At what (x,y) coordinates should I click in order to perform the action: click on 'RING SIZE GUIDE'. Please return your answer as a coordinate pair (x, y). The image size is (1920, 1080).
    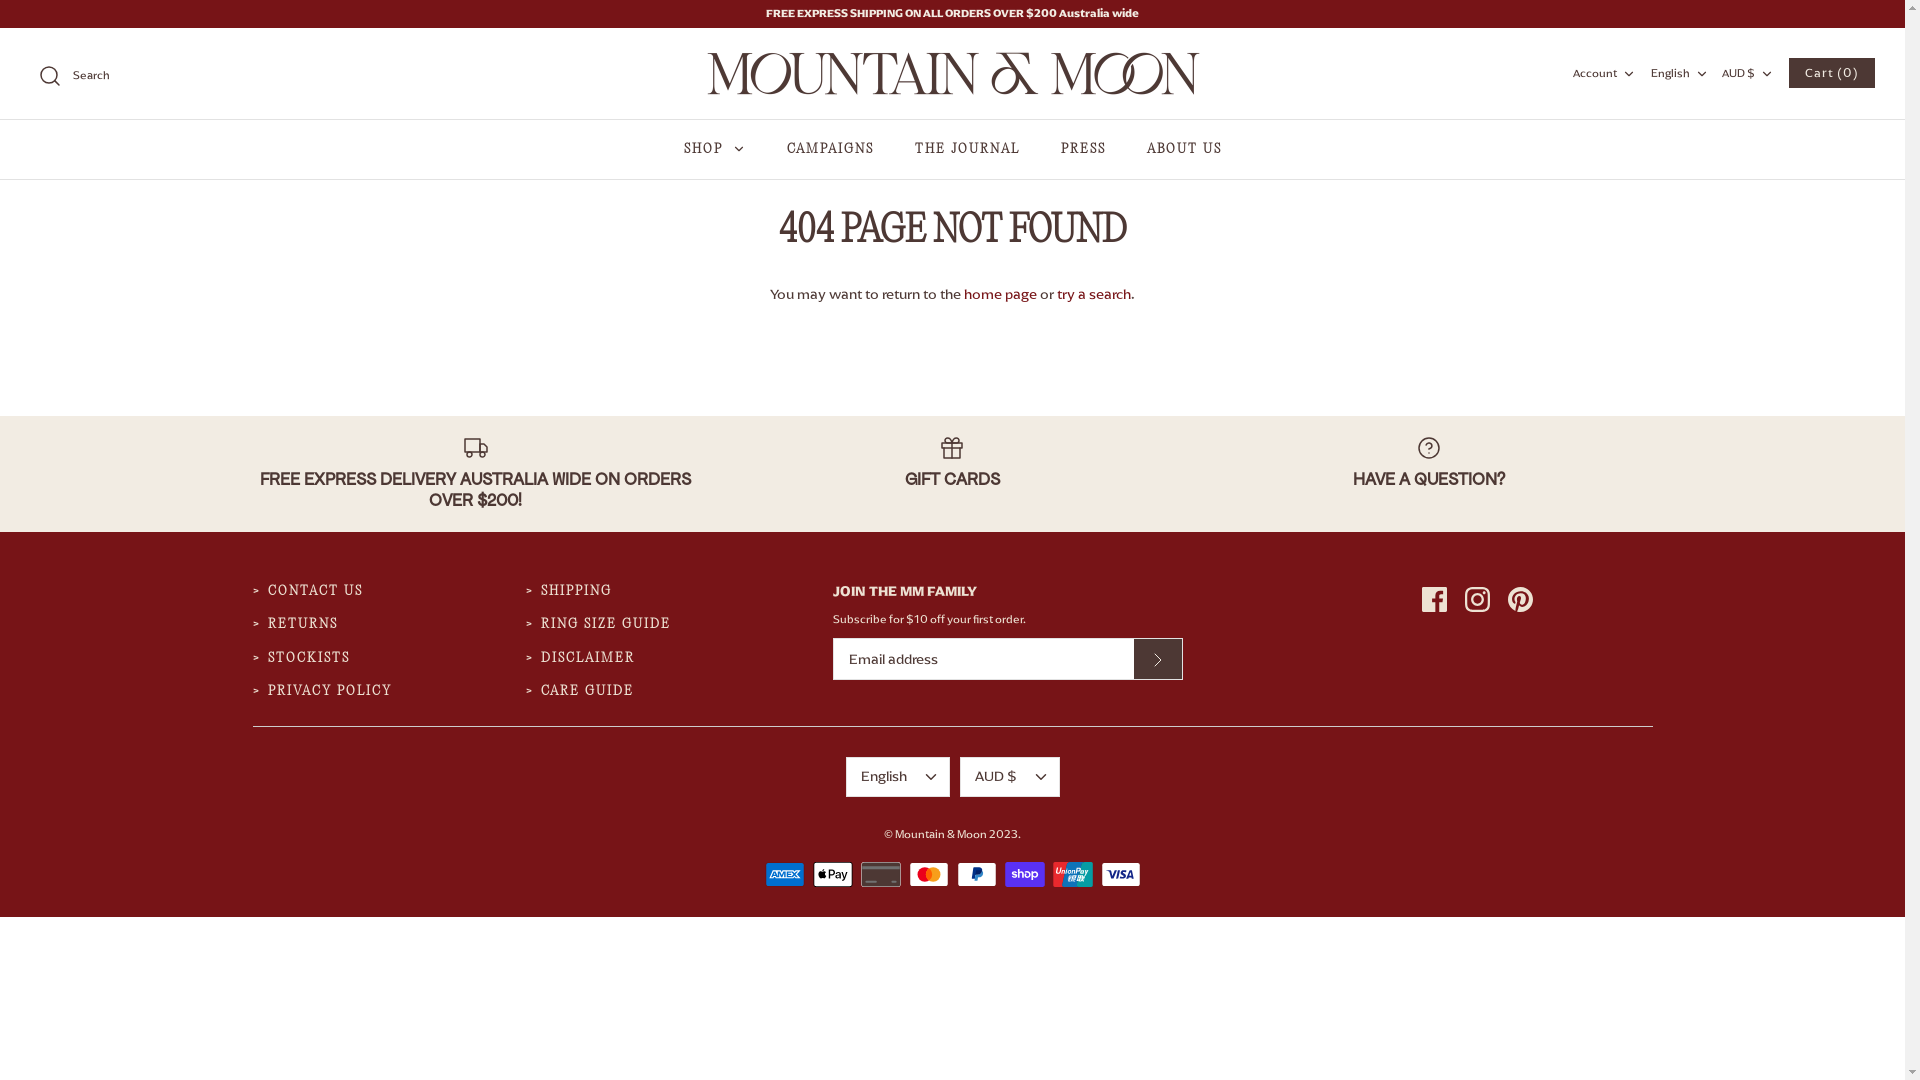
    Looking at the image, I should click on (541, 623).